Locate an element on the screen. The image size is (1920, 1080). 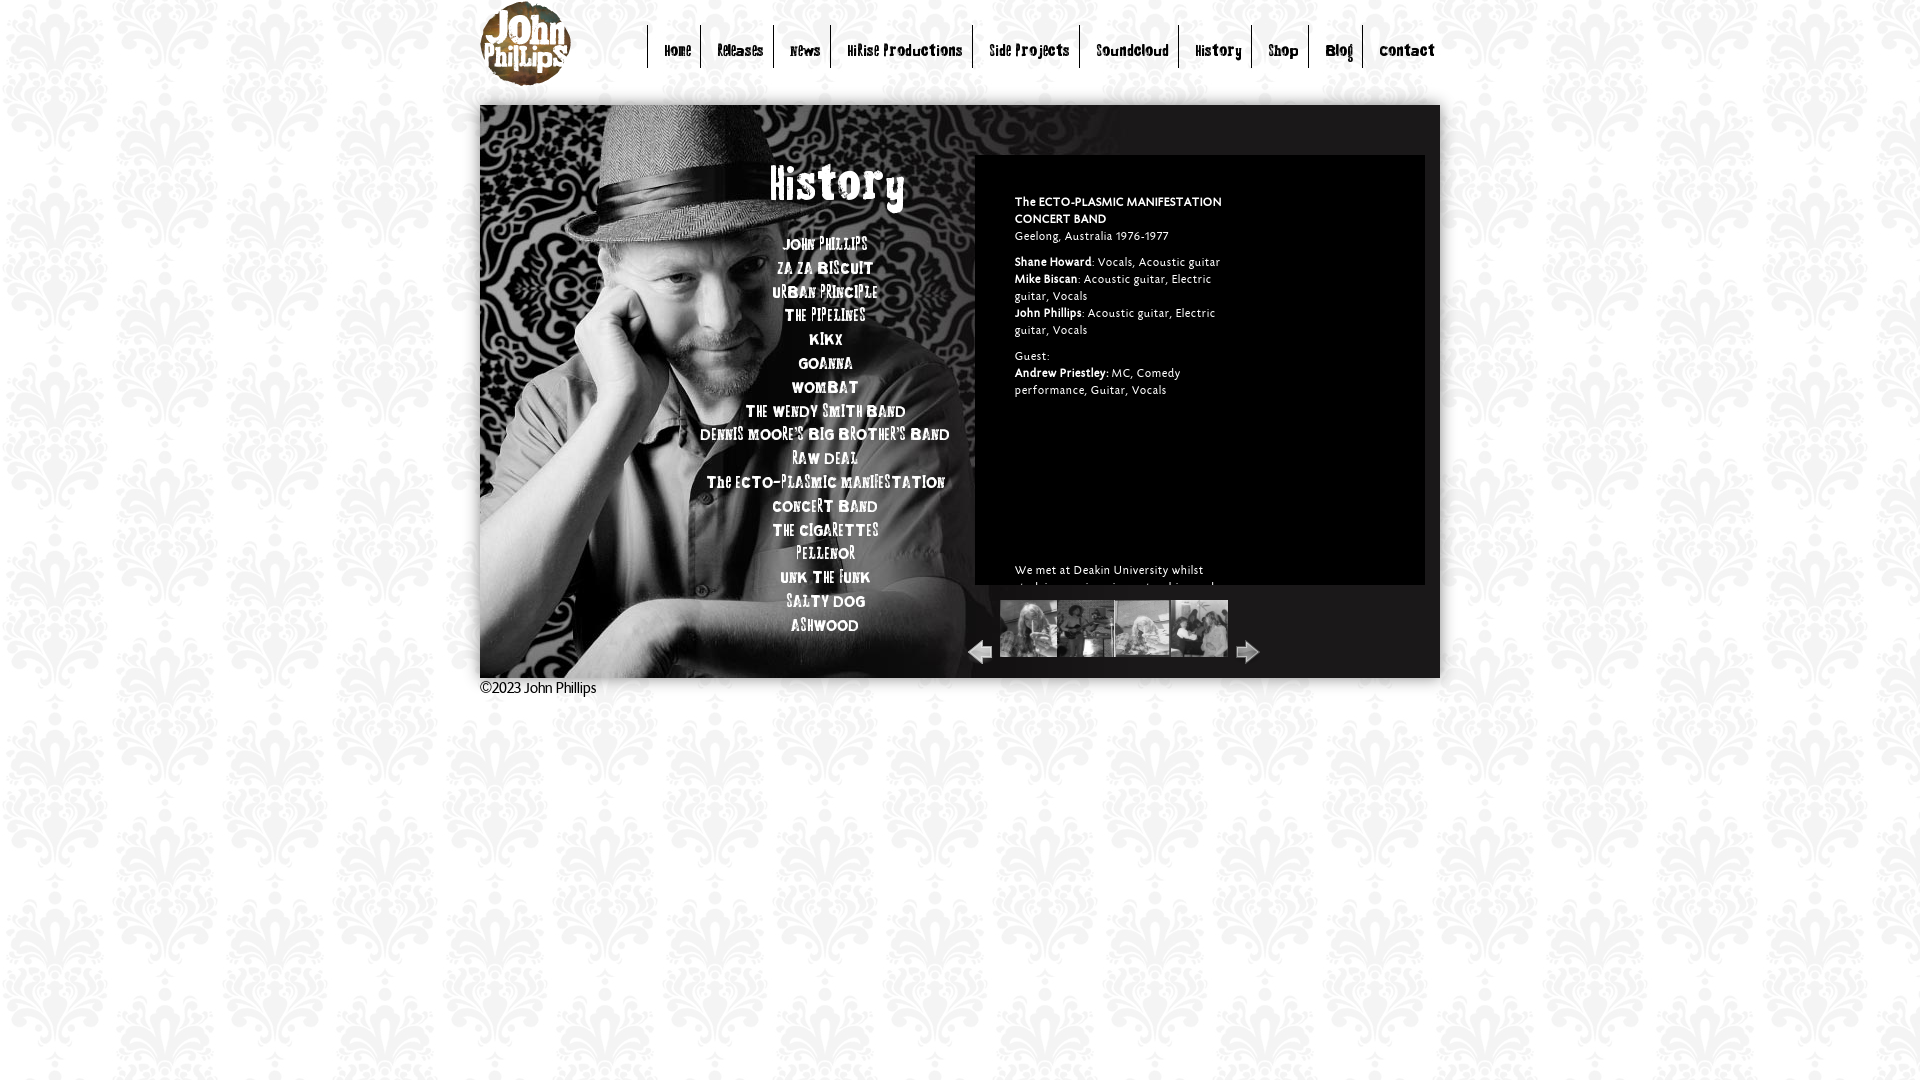
'Side Projects' is located at coordinates (1029, 51).